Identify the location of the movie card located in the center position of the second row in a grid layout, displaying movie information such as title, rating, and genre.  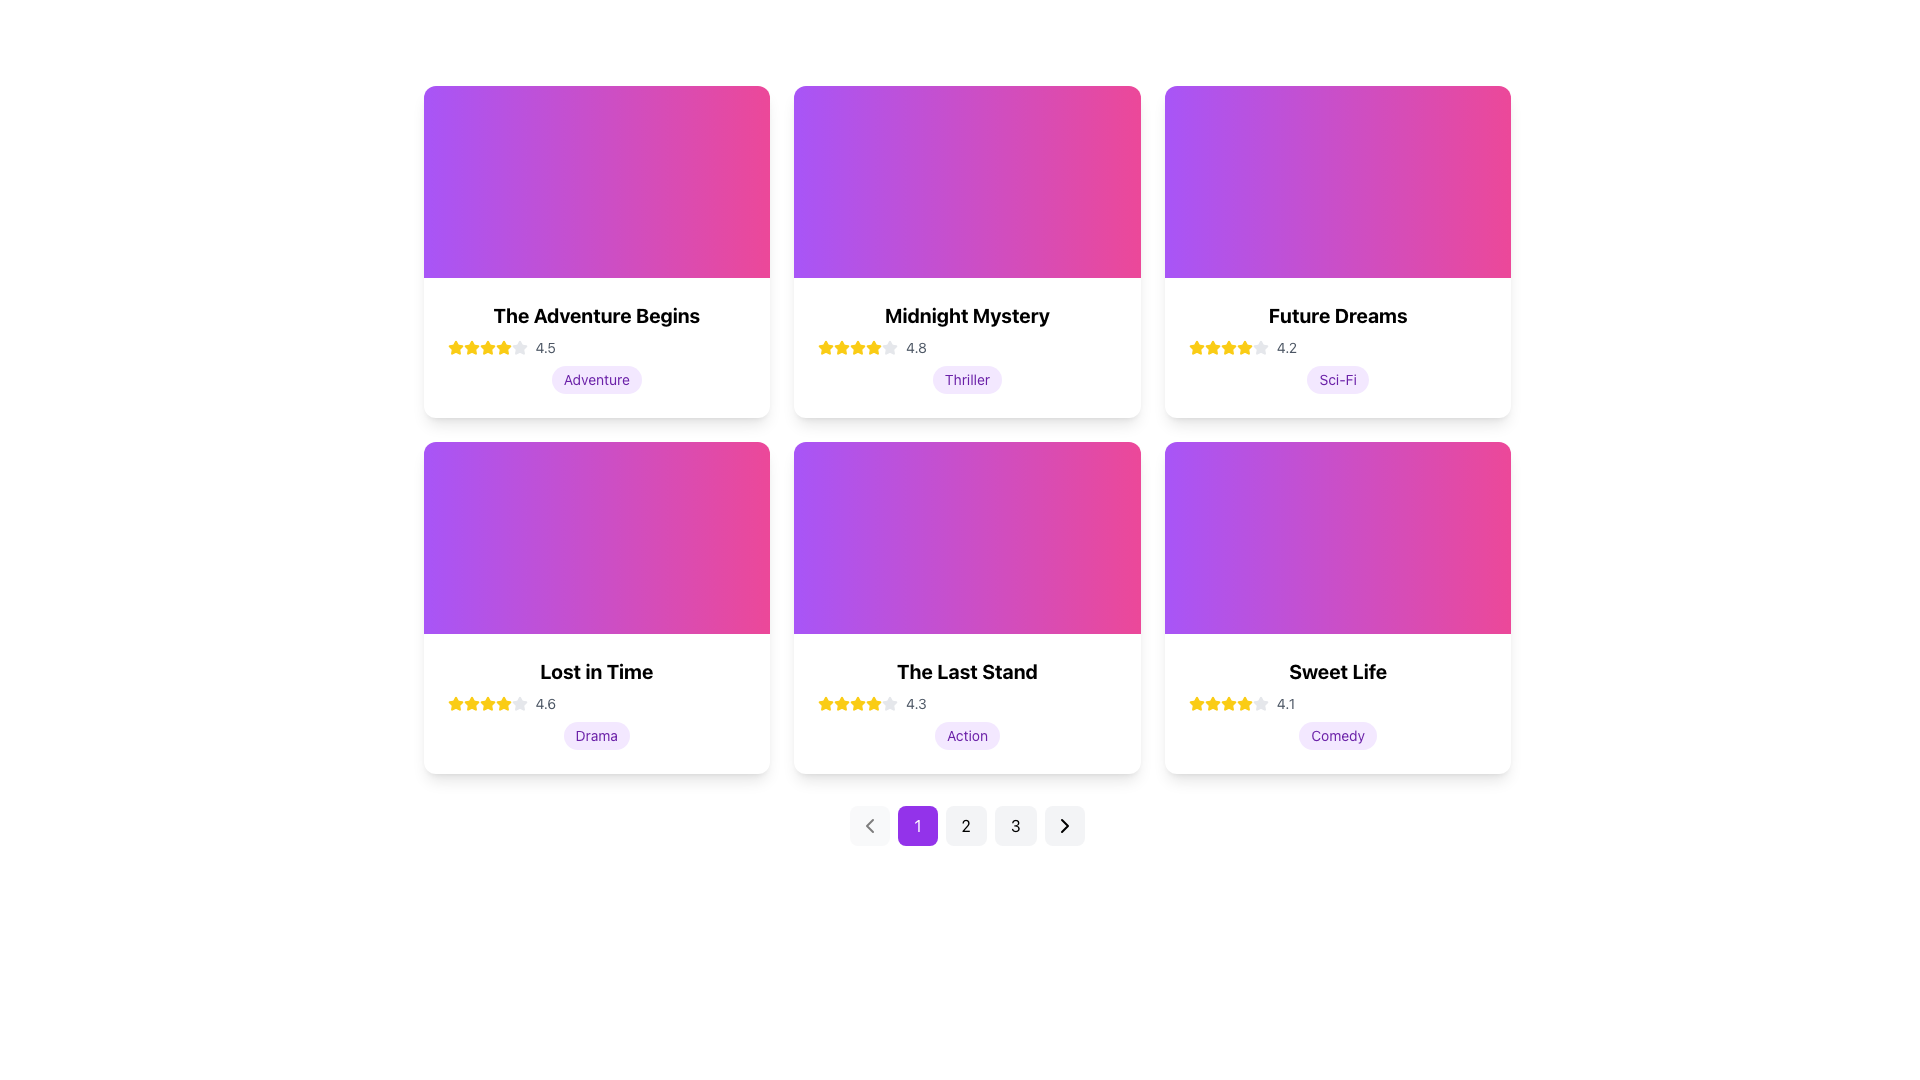
(966, 607).